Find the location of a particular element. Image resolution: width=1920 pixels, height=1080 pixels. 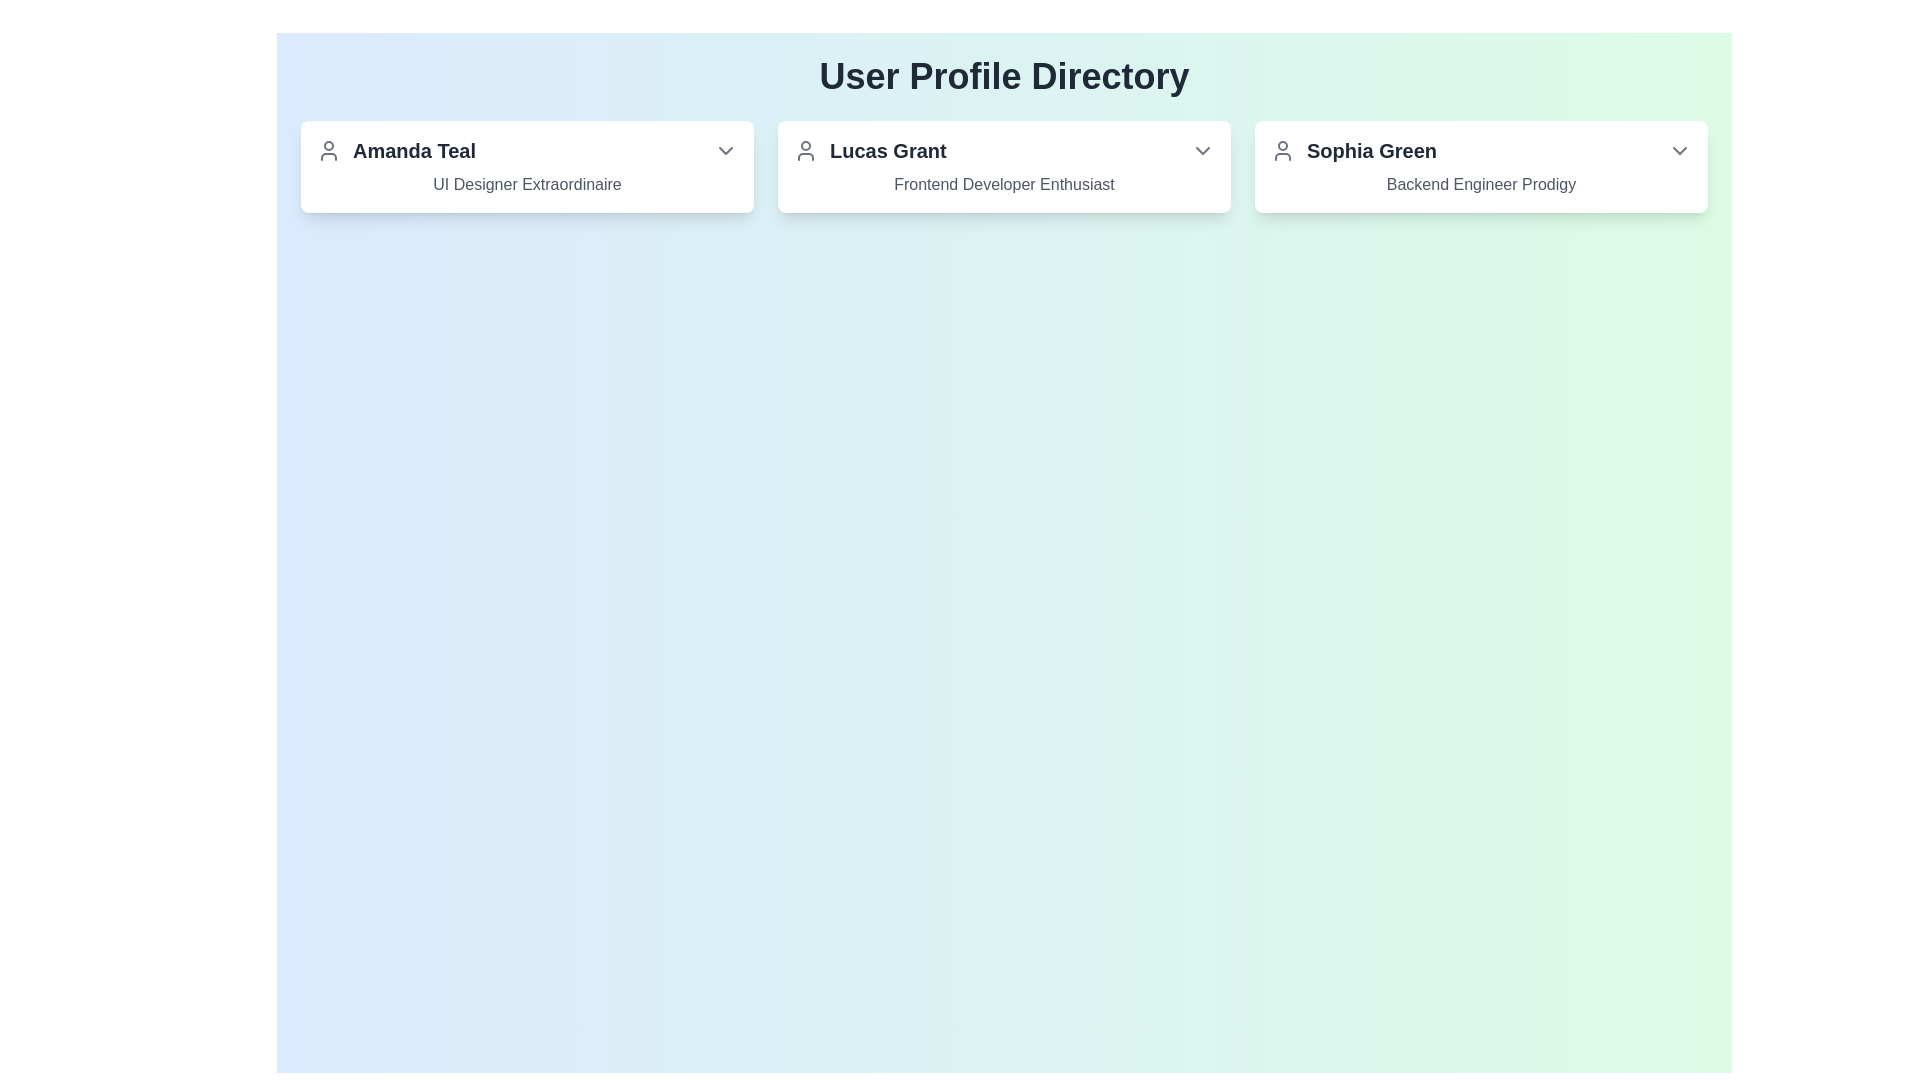

the dropdown button (chevron icon) located at the top-right corner of the 'Lucas Grant' profile card is located at coordinates (1202, 149).